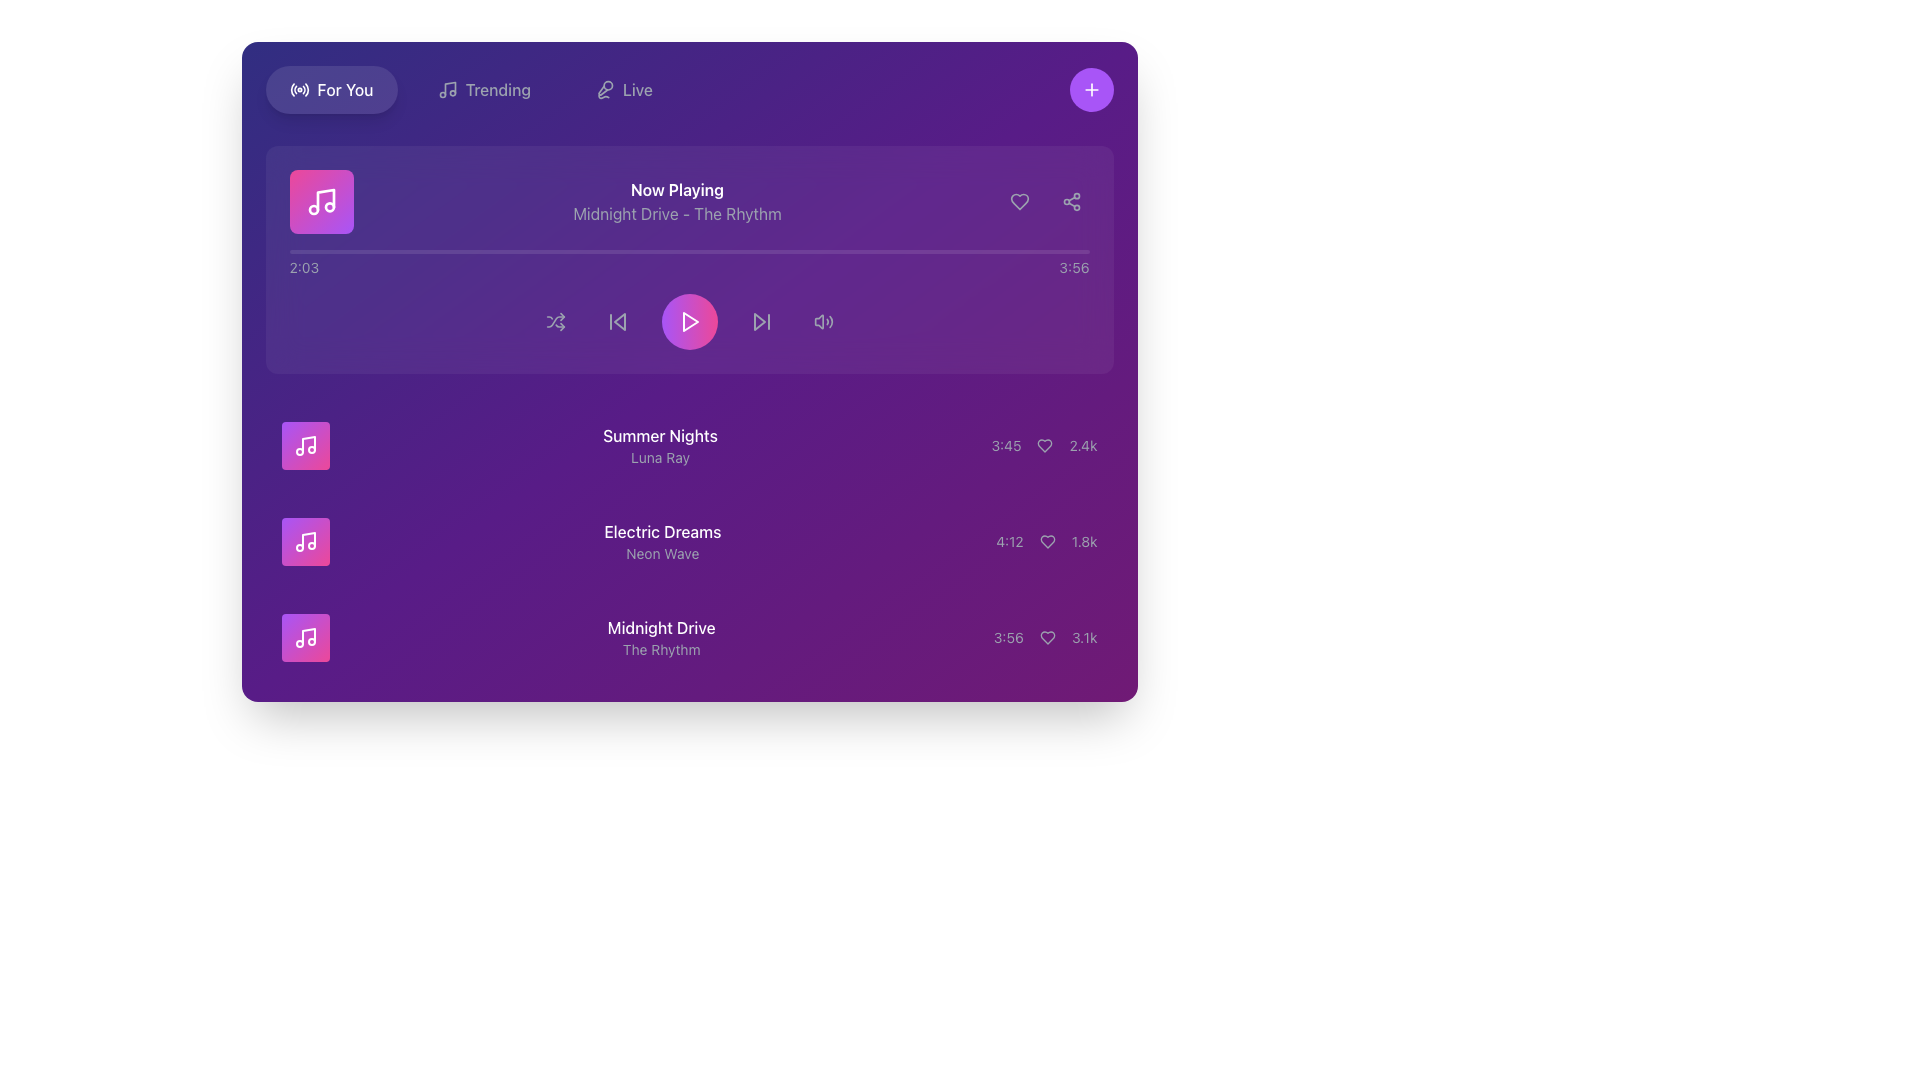 The image size is (1920, 1080). I want to click on the list item displaying the music track 'Midnight Drive' by 'The Rhythm', so click(689, 637).